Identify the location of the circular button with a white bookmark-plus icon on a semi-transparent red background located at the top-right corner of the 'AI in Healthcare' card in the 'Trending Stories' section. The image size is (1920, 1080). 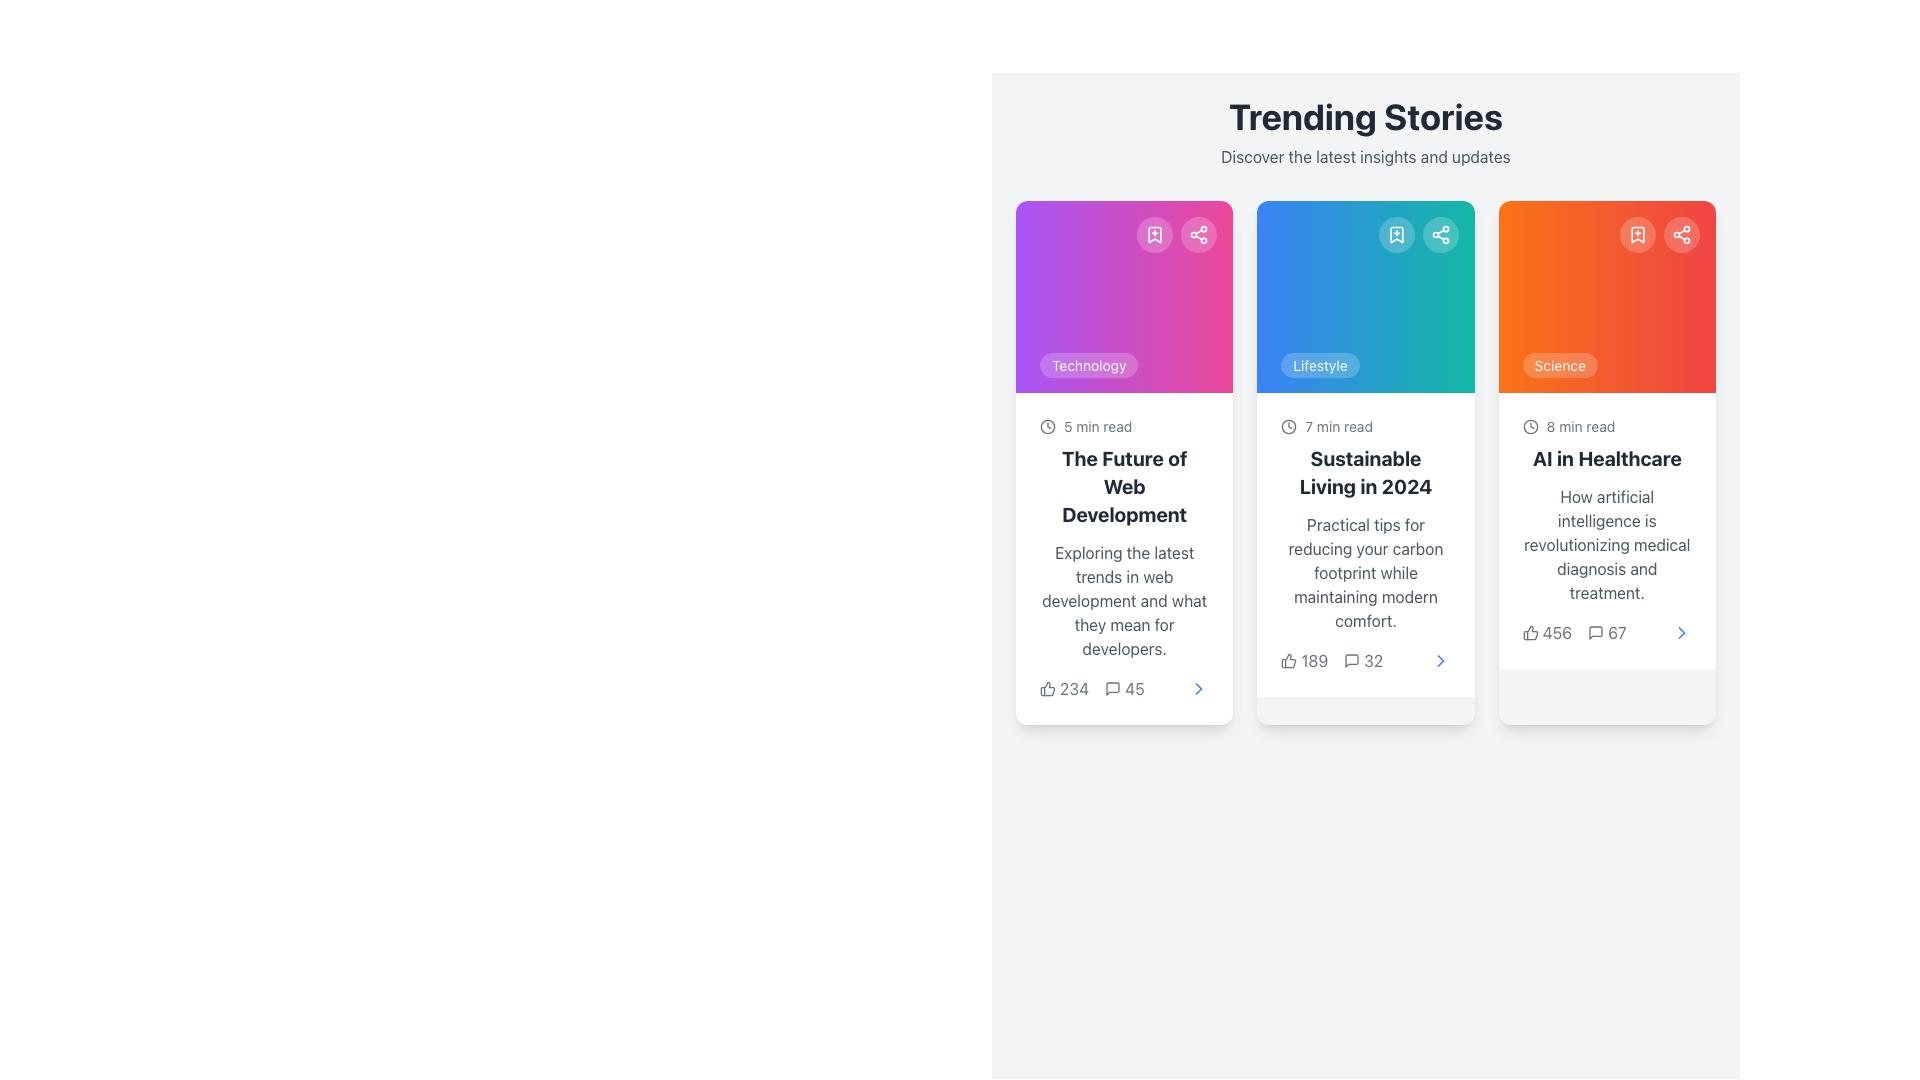
(1637, 234).